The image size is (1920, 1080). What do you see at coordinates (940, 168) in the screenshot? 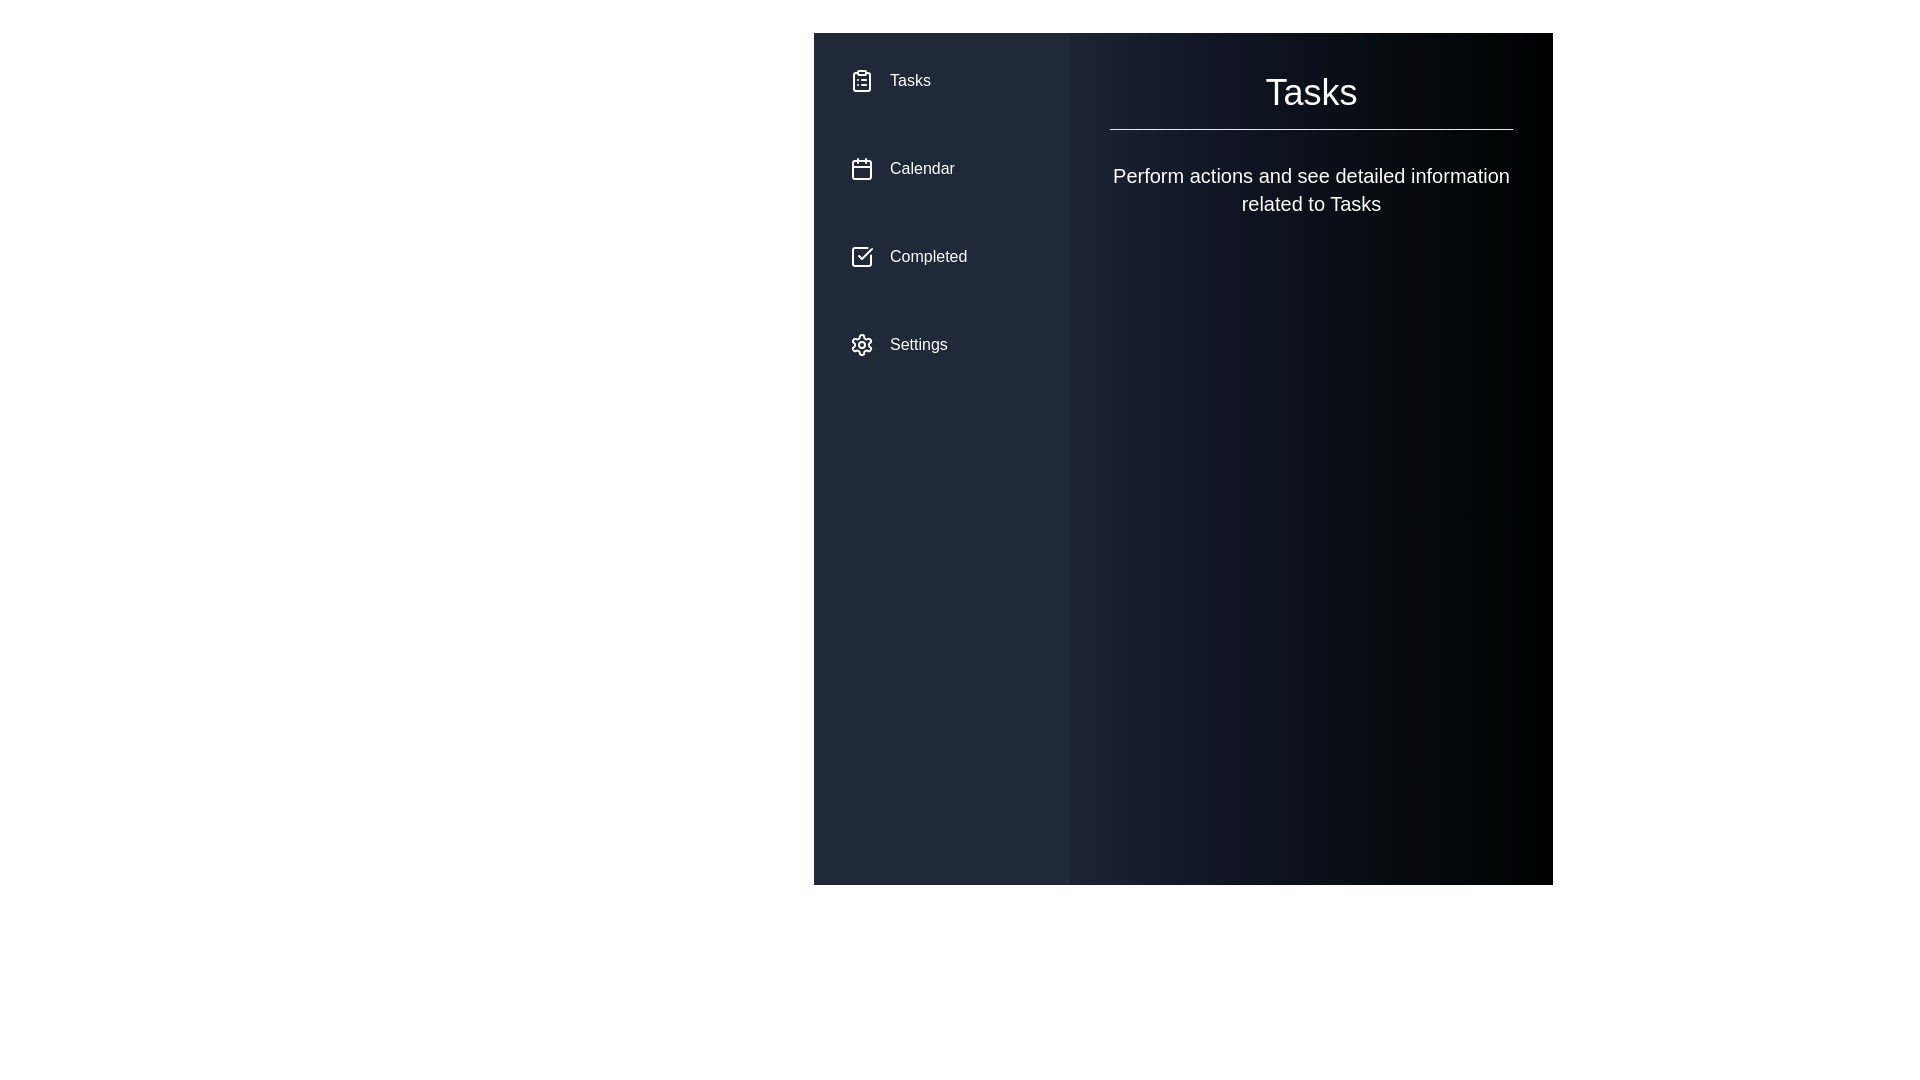
I see `the menu item Calendar to preview its state` at bounding box center [940, 168].